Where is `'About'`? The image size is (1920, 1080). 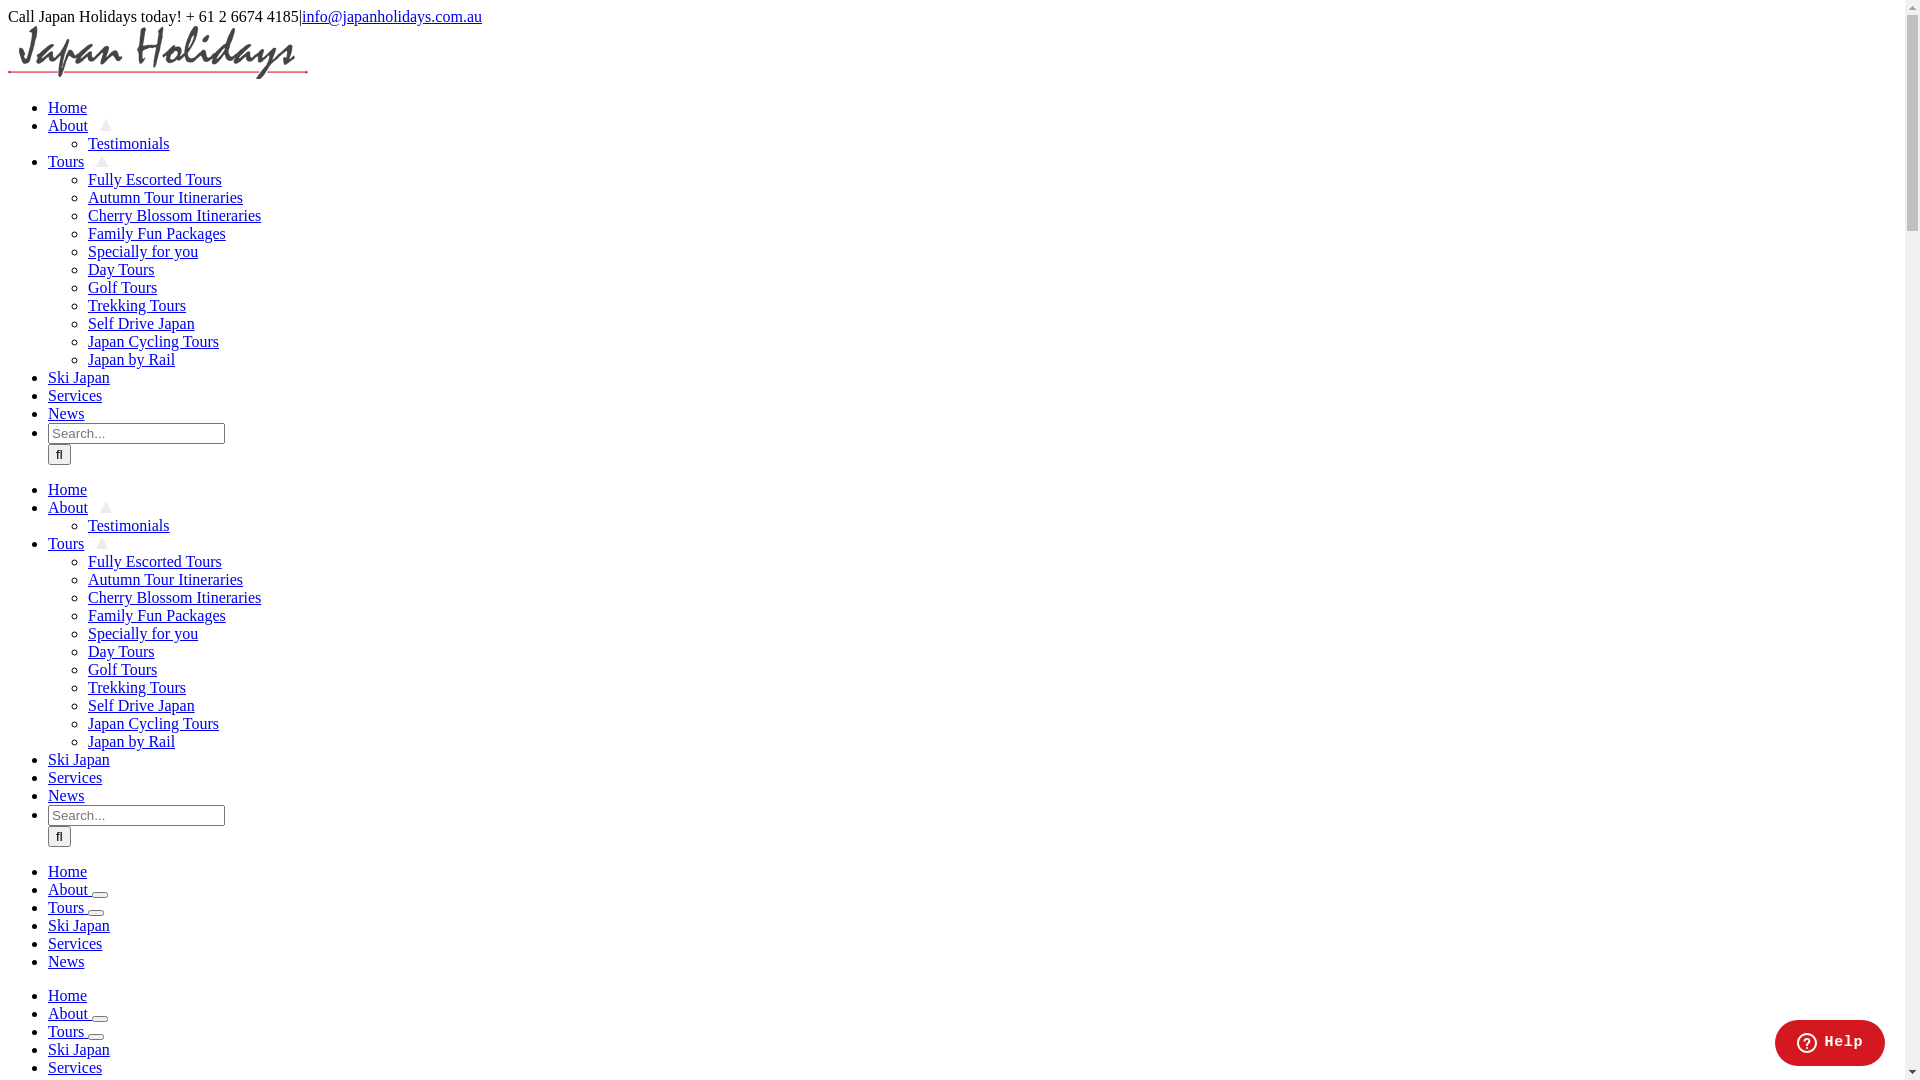
'About' is located at coordinates (70, 1013).